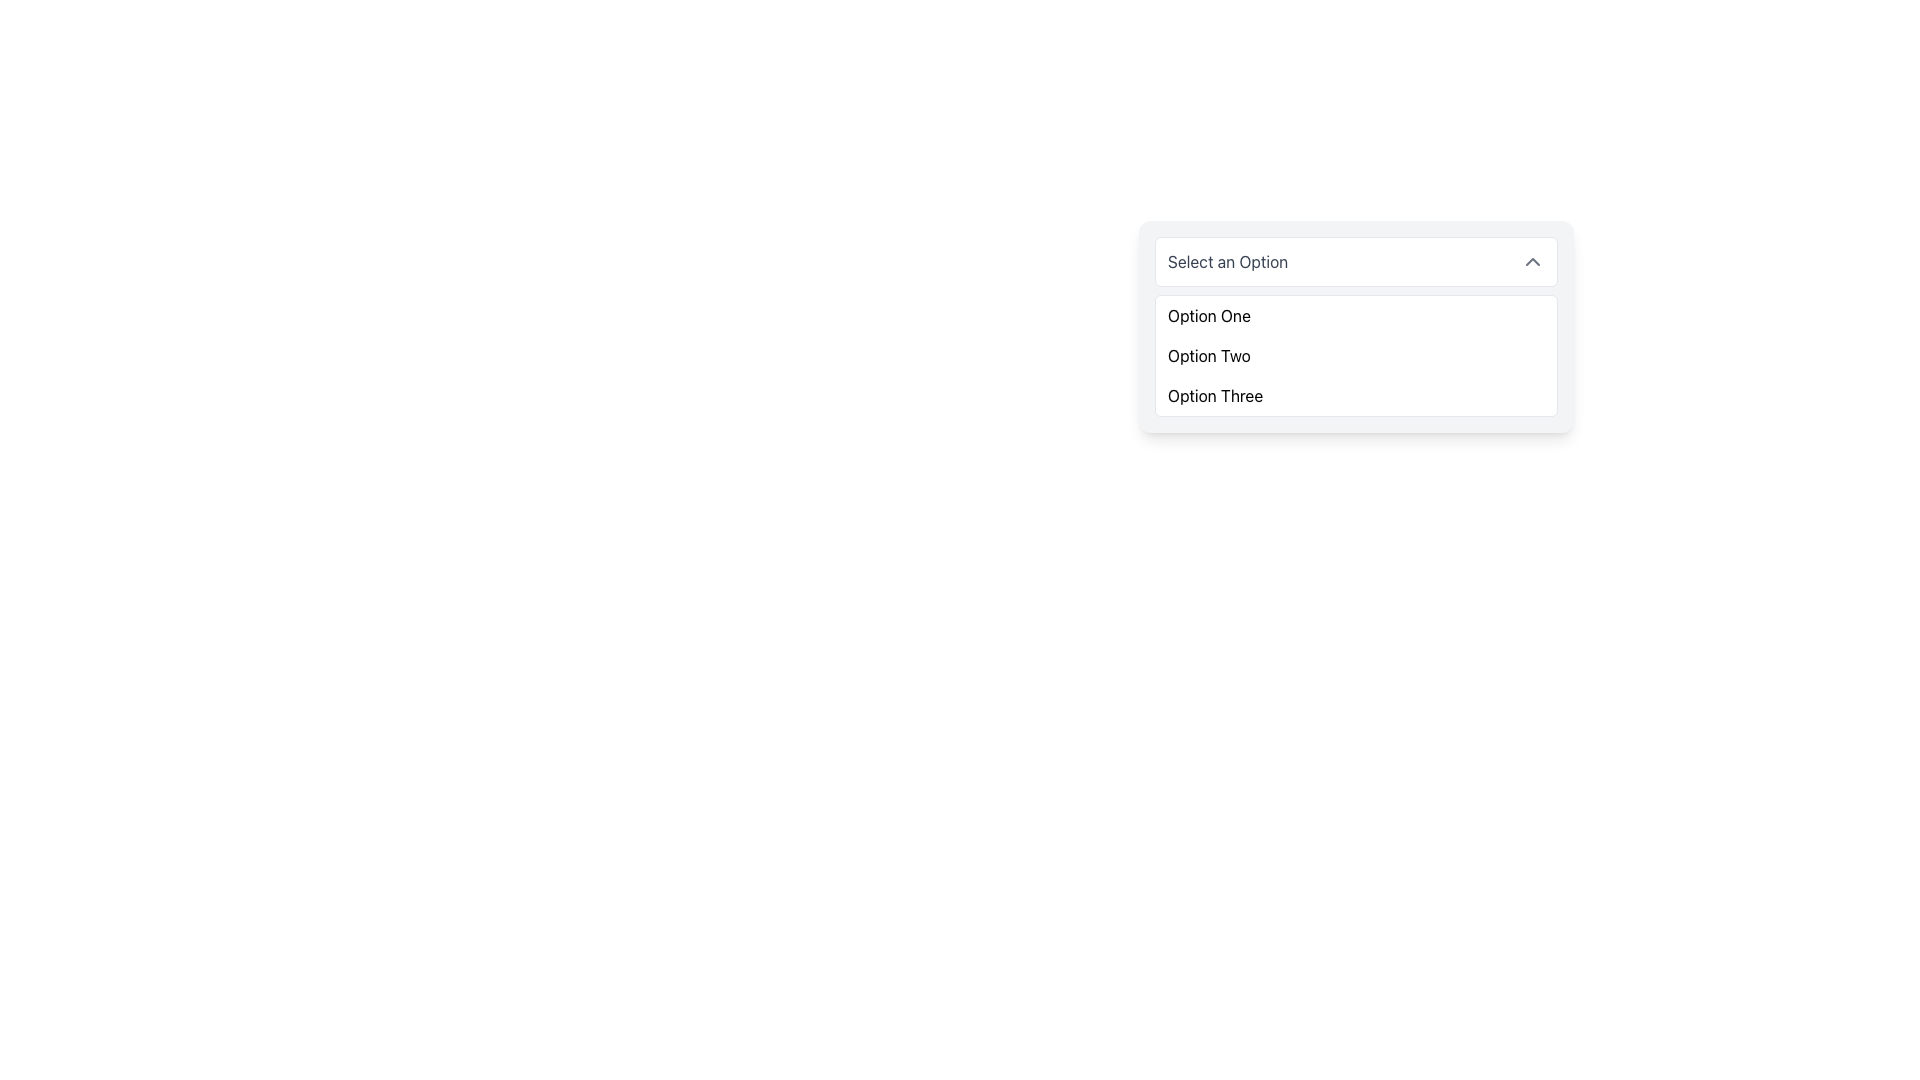  I want to click on the 'Option Three' in the dropdown list to provide a visual indication, so click(1214, 396).